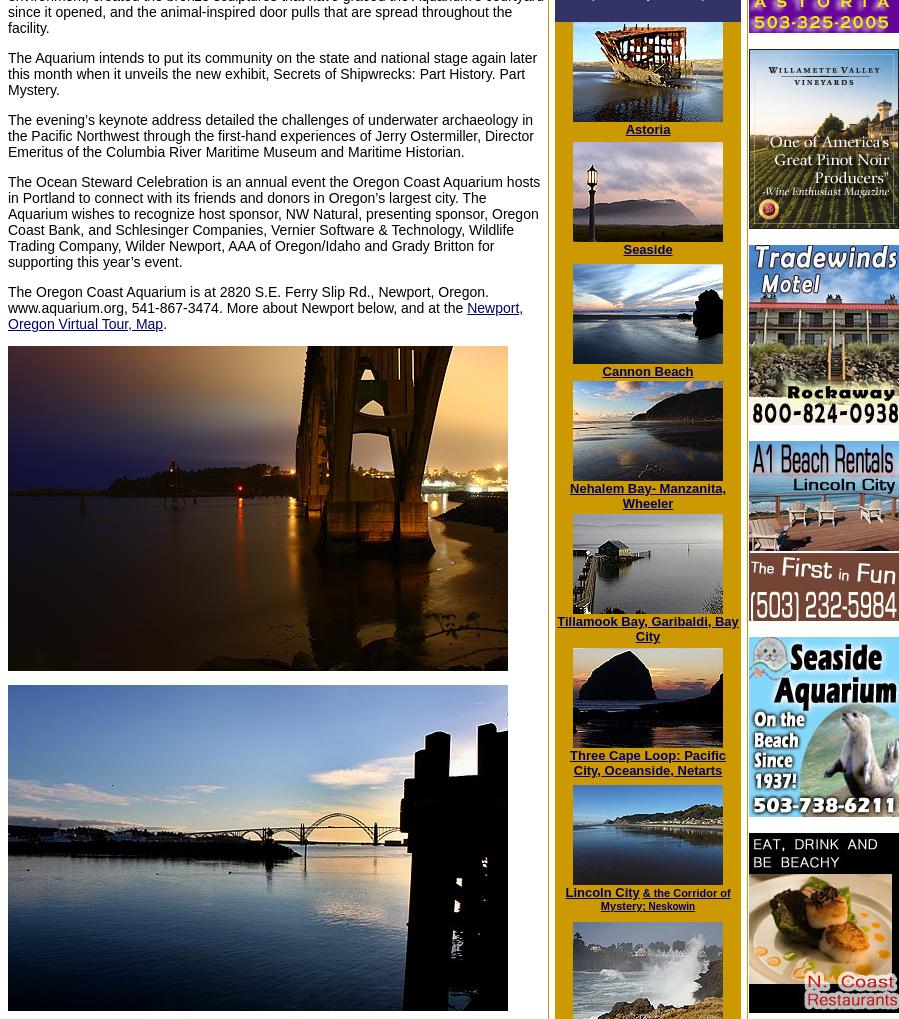 This screenshot has height=1019, width=899. Describe the element at coordinates (646, 249) in the screenshot. I see `'Seaside'` at that location.